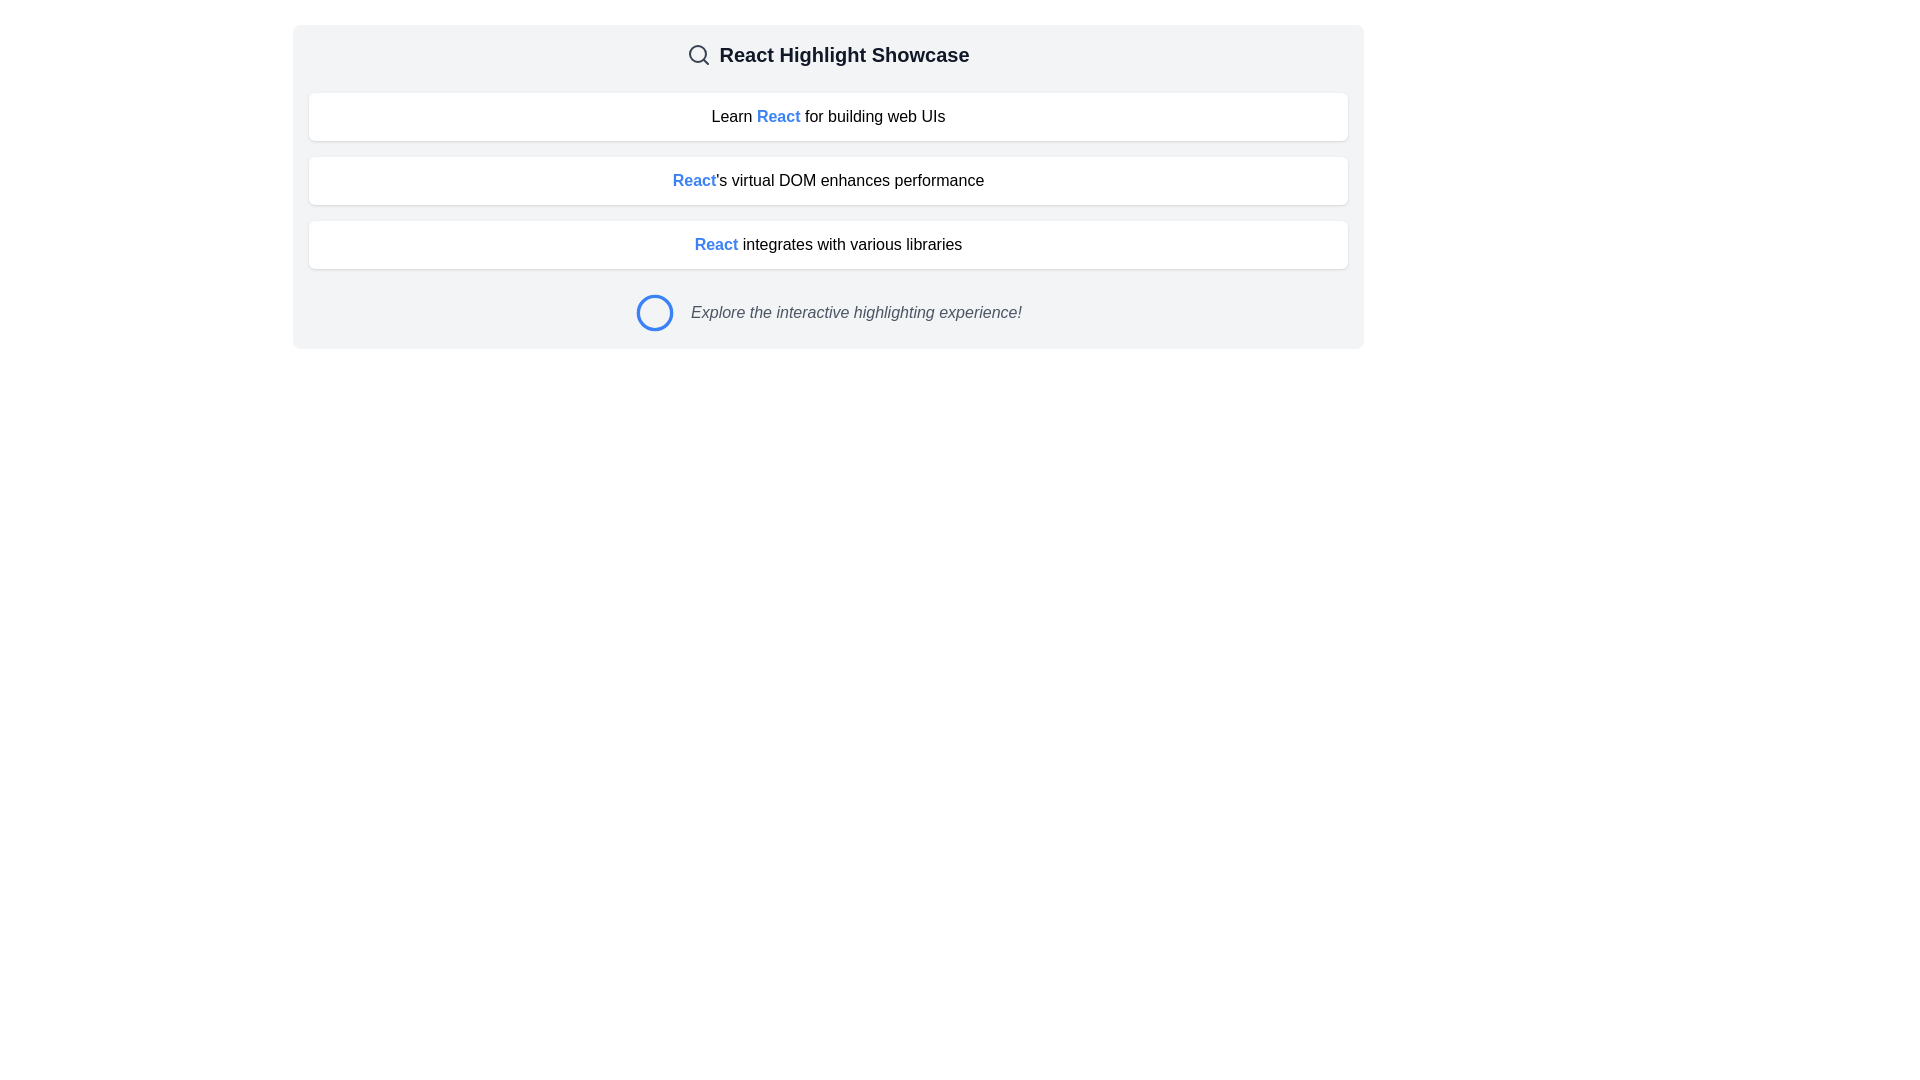 The height and width of the screenshot is (1080, 1920). Describe the element at coordinates (716, 243) in the screenshot. I see `the hyperlink emphasizing the word 'React' located at the beginning of the string 'React integrates with various libraries' in the third row of the content block` at that location.